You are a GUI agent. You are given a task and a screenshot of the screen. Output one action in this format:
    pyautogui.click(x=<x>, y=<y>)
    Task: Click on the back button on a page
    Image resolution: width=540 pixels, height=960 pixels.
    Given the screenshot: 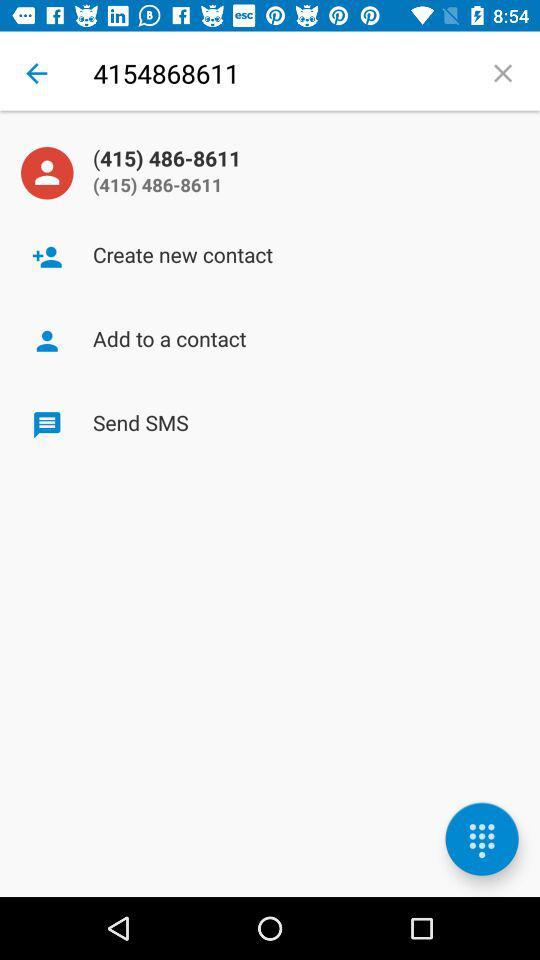 What is the action you would take?
    pyautogui.click(x=36, y=73)
    